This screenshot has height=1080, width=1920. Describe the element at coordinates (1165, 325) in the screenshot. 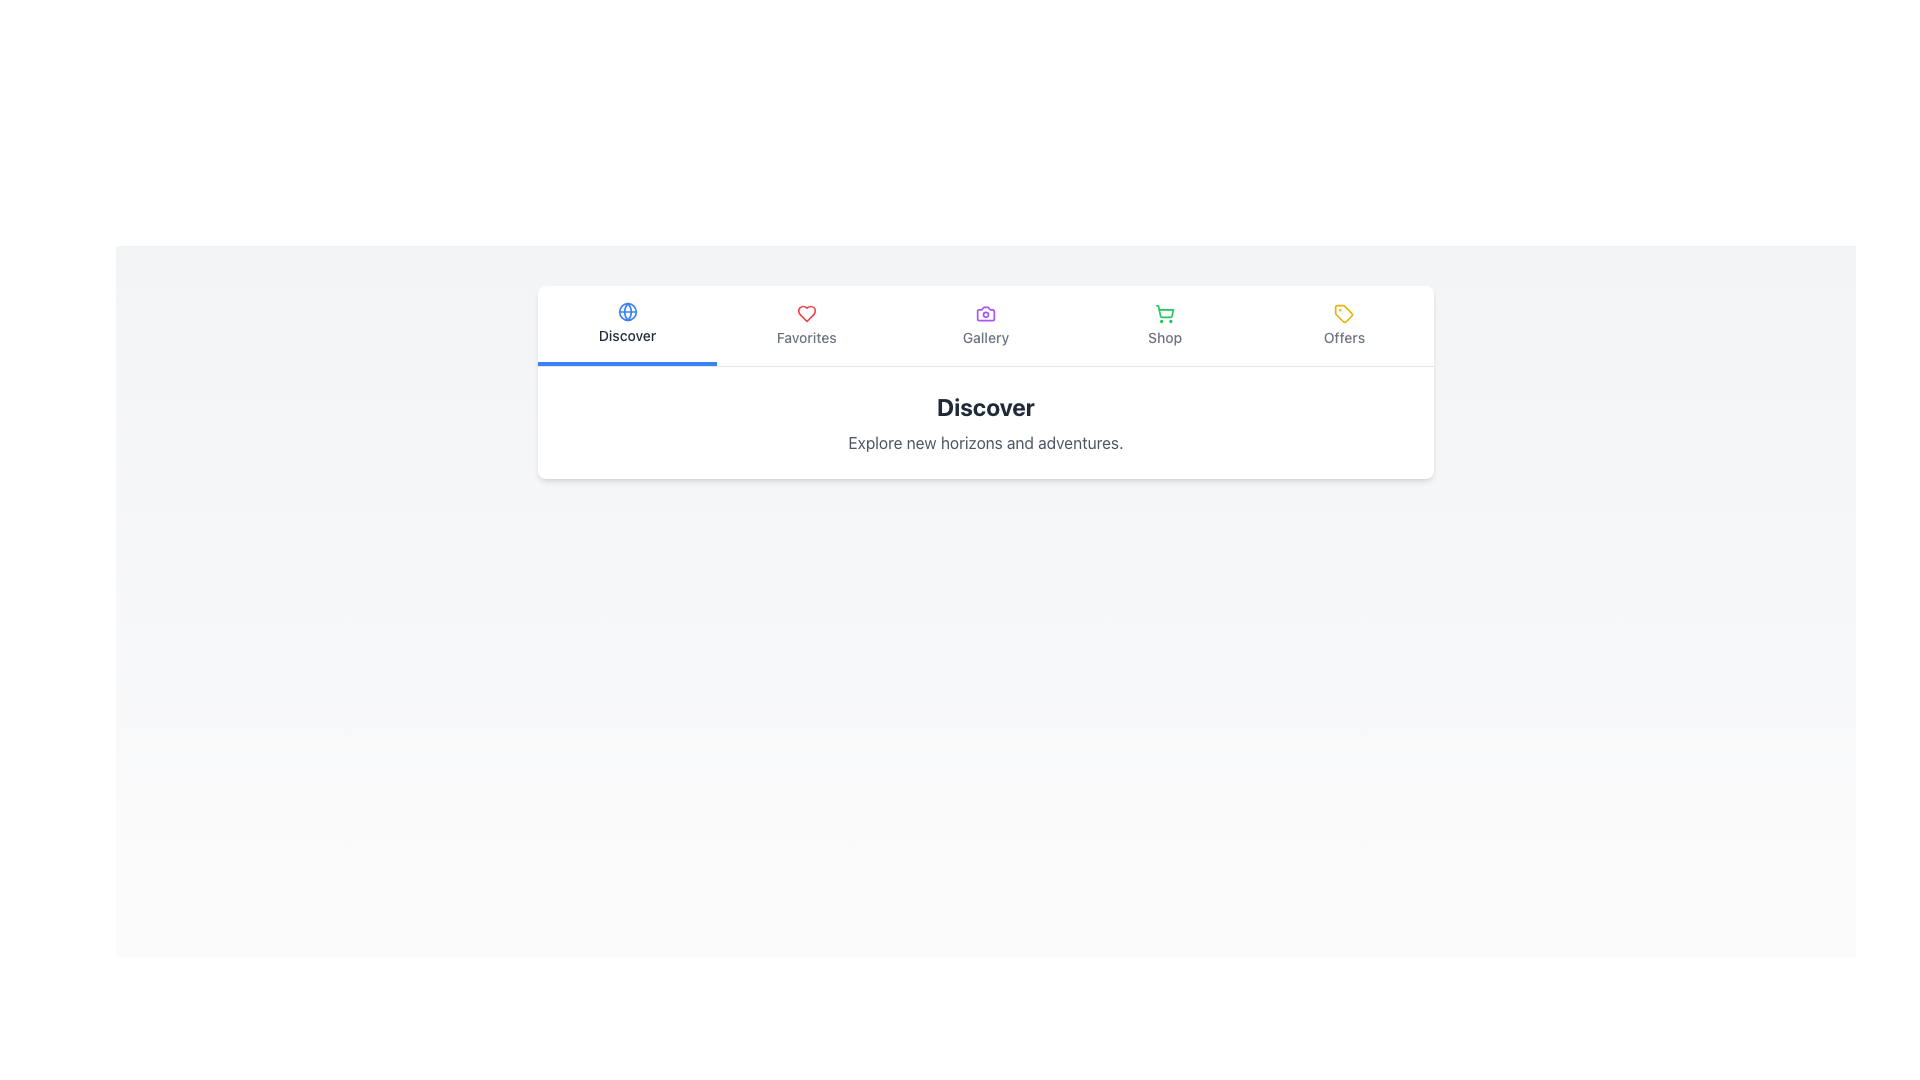

I see `the 'Shop' navigation button, which features a green shopping cart icon and is the fourth element in the navigation bar` at that location.